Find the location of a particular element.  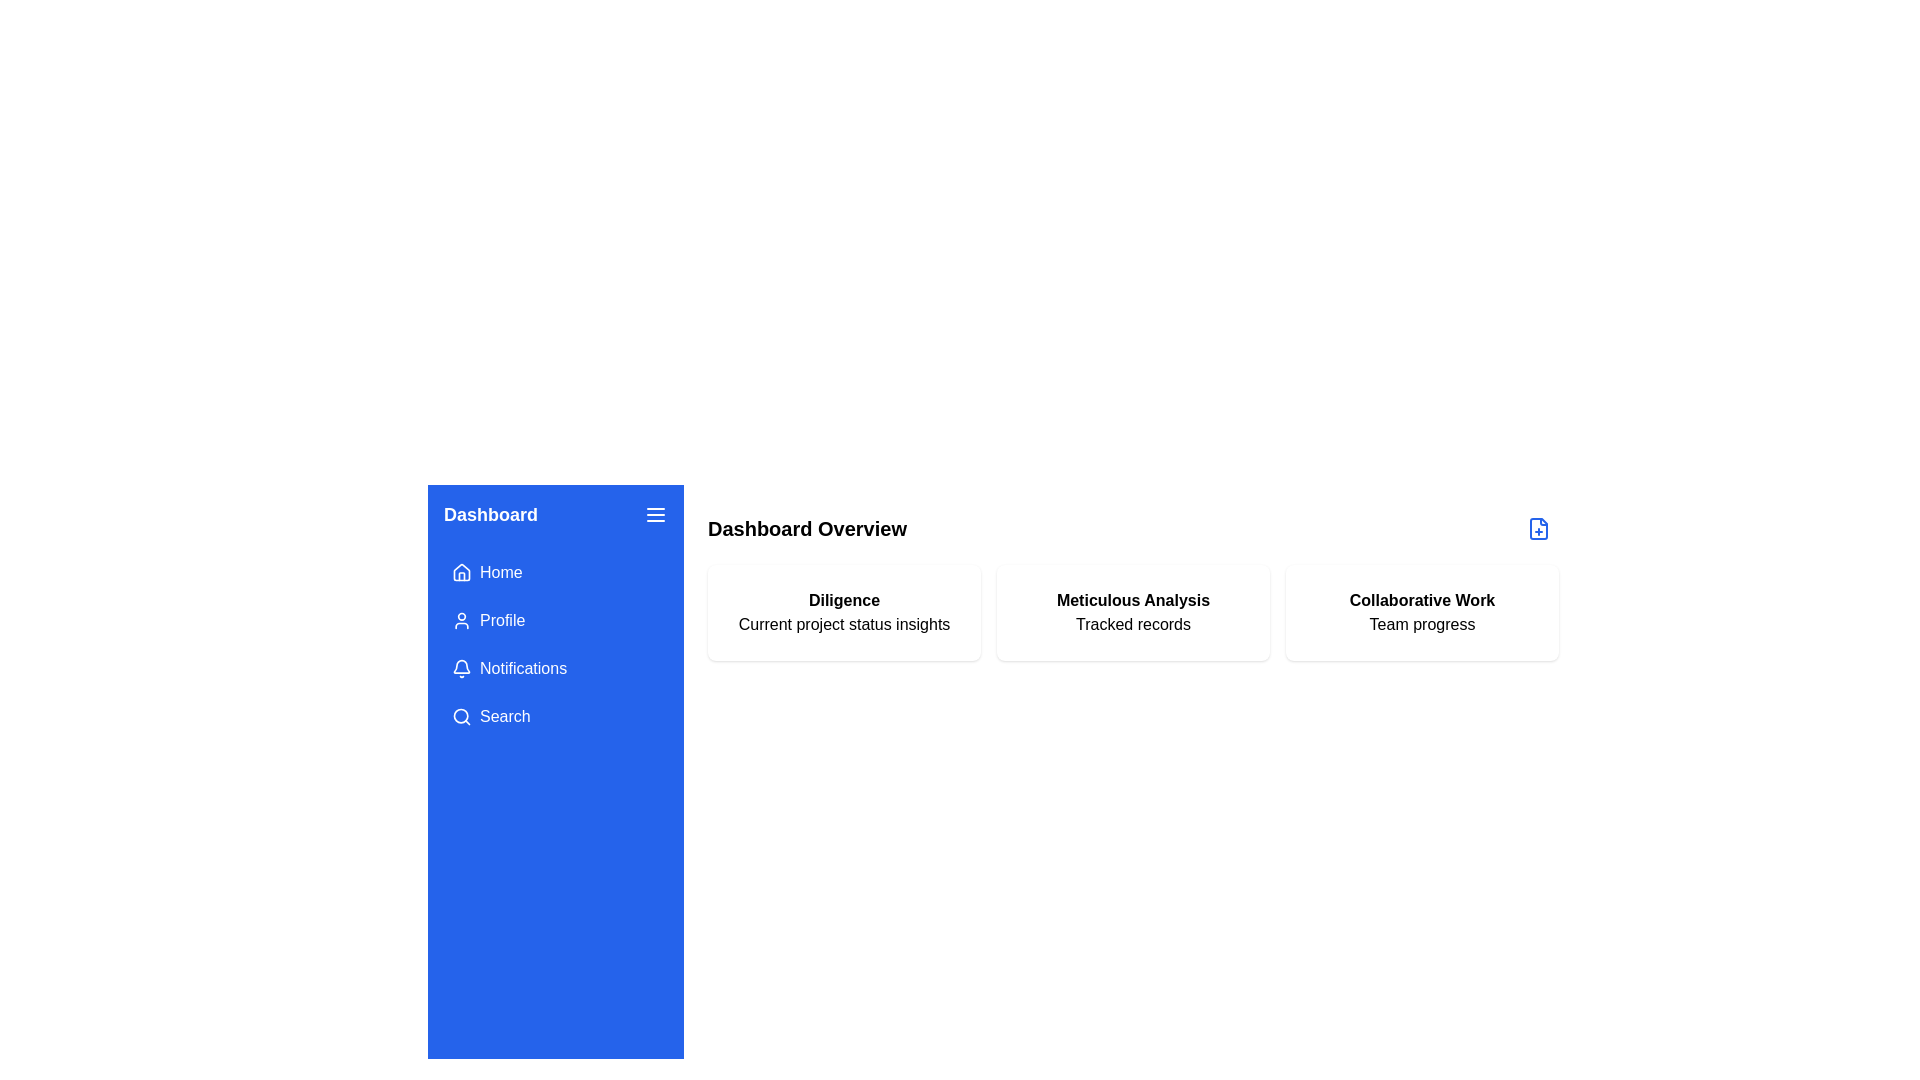

the top text label in the left vertical navigation menu that identifies the current section of the application interface is located at coordinates (490, 514).